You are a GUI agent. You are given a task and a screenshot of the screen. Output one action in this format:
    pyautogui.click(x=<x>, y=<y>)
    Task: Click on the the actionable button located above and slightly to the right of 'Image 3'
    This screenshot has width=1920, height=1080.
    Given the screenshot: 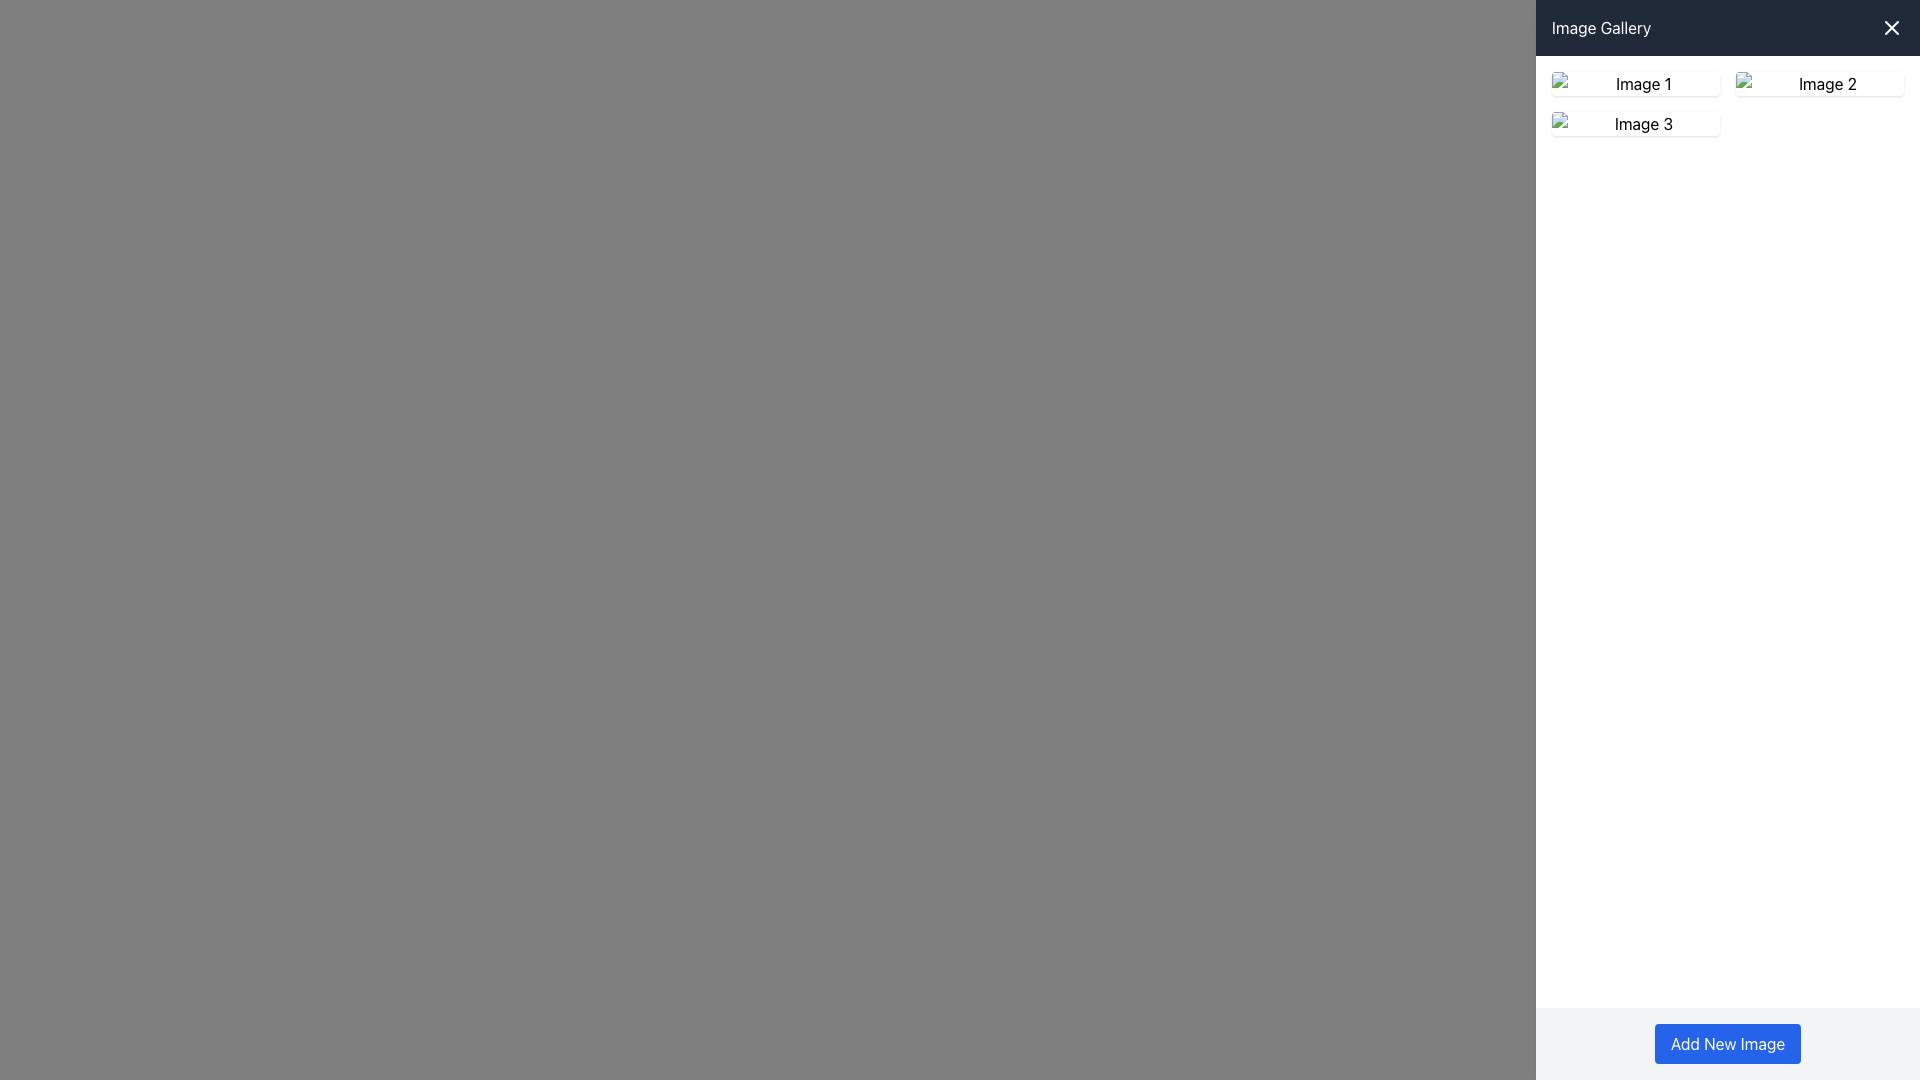 What is the action you would take?
    pyautogui.click(x=1636, y=123)
    